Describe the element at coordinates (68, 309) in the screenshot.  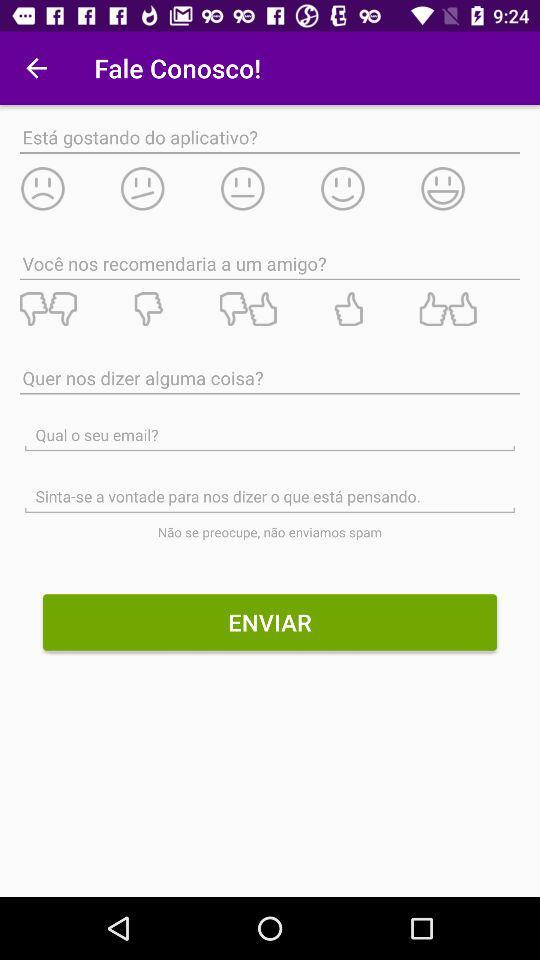
I see `give a thumbs down rating` at that location.